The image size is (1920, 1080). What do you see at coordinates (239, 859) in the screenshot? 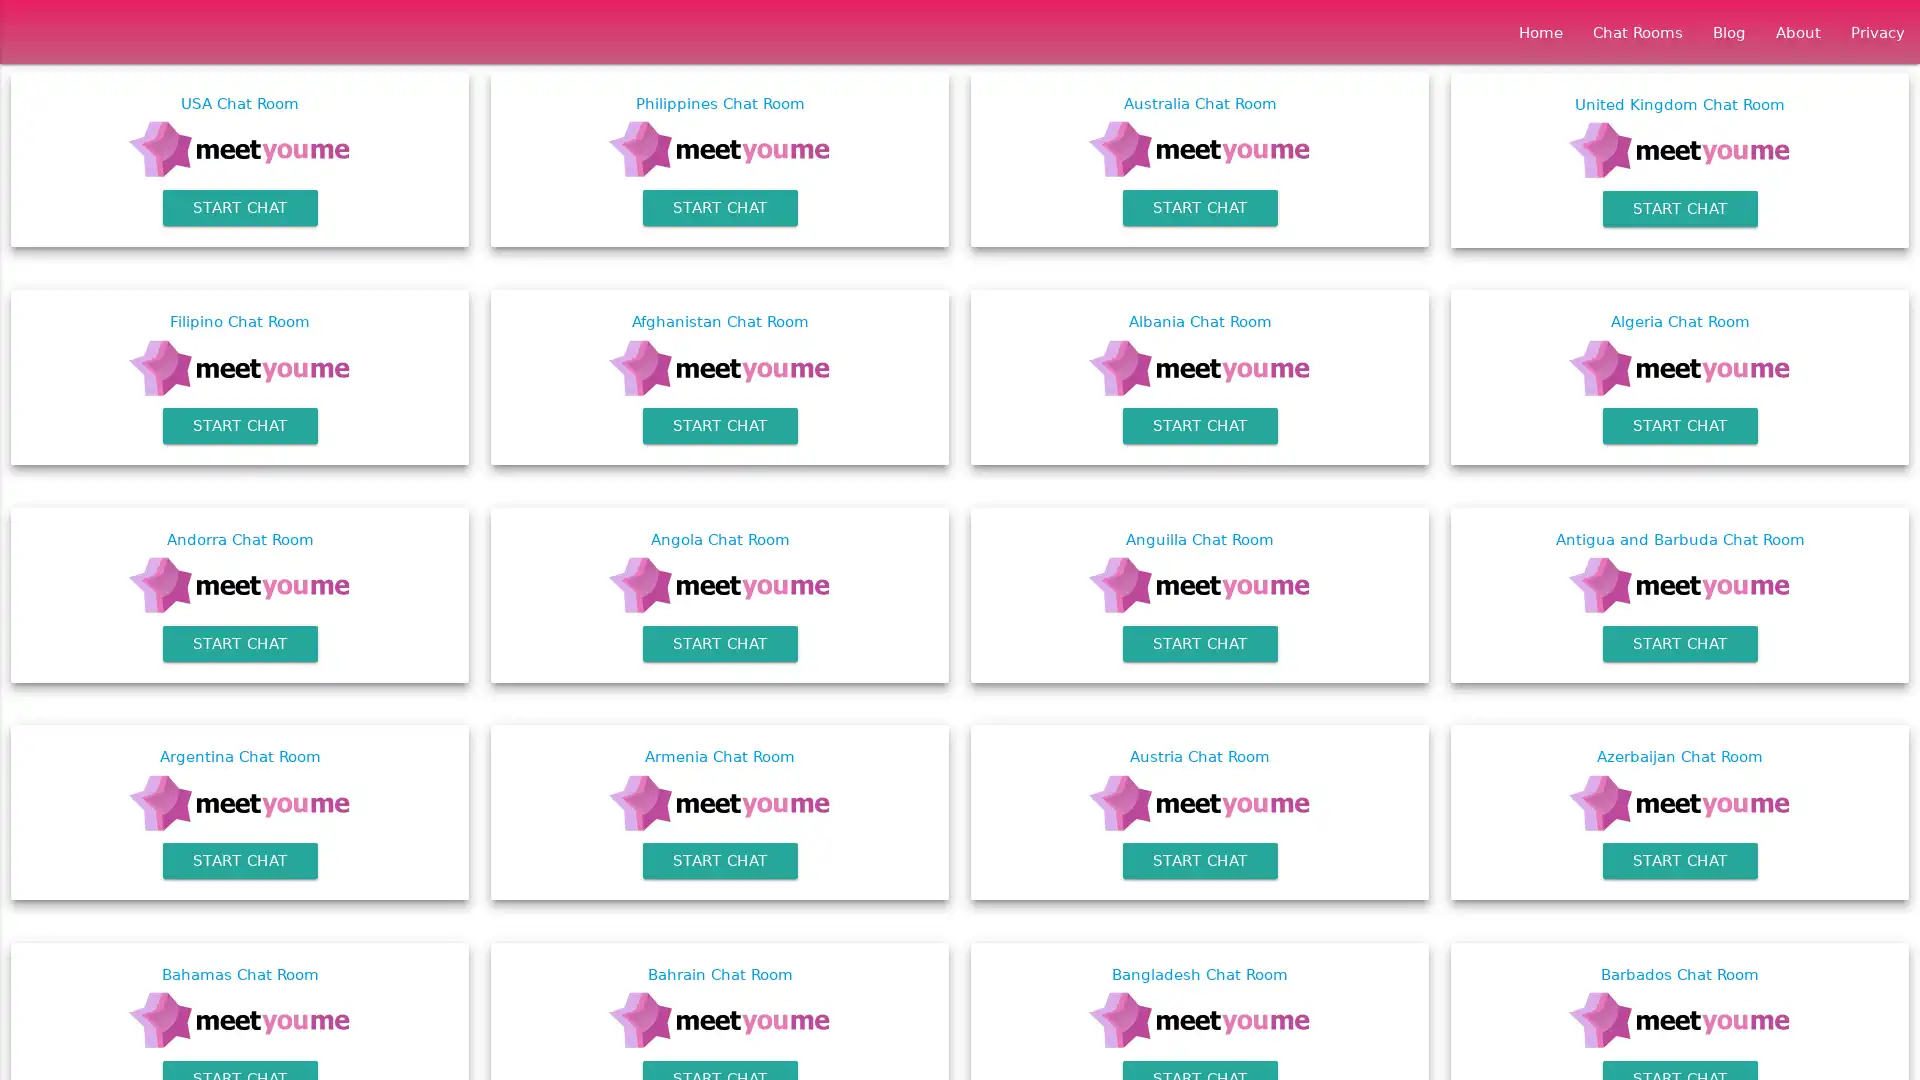
I see `START CHAT` at bounding box center [239, 859].